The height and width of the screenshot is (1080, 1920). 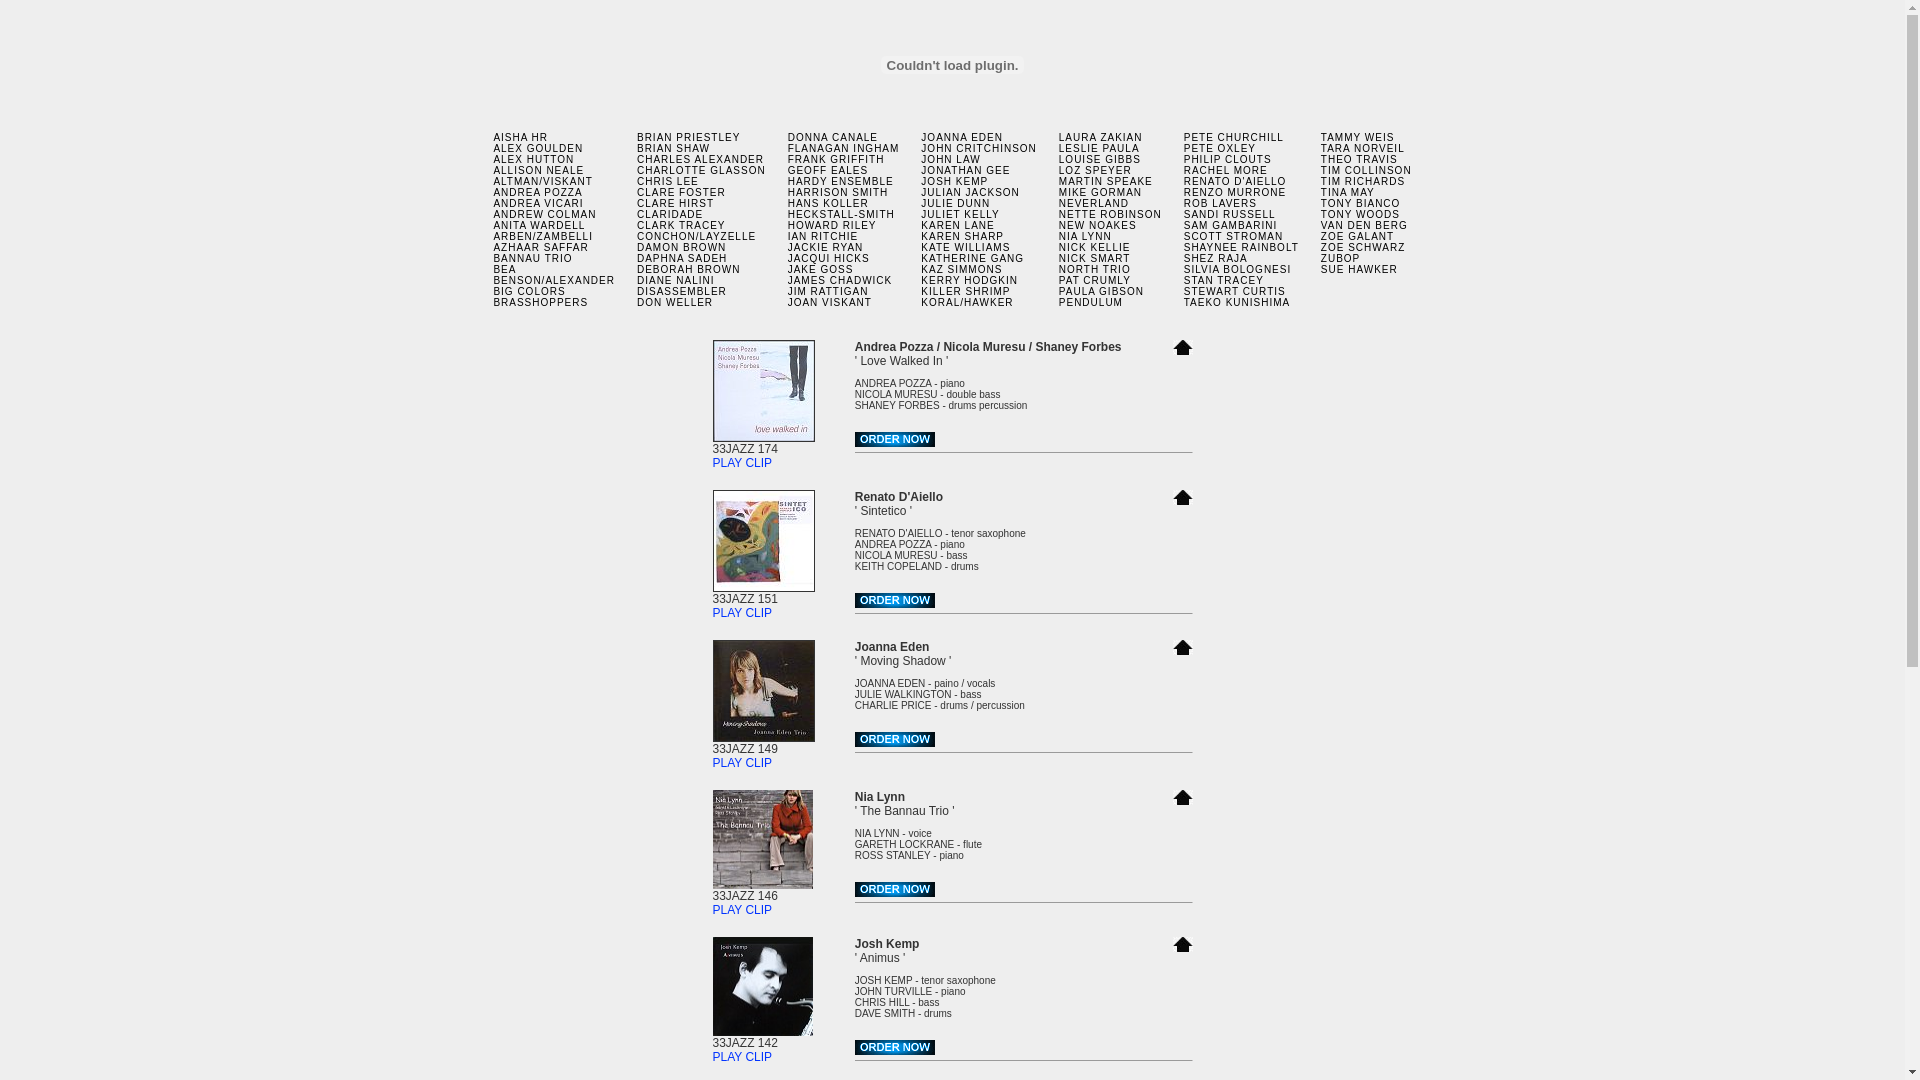 I want to click on 'NORTH TRIO', so click(x=1093, y=268).